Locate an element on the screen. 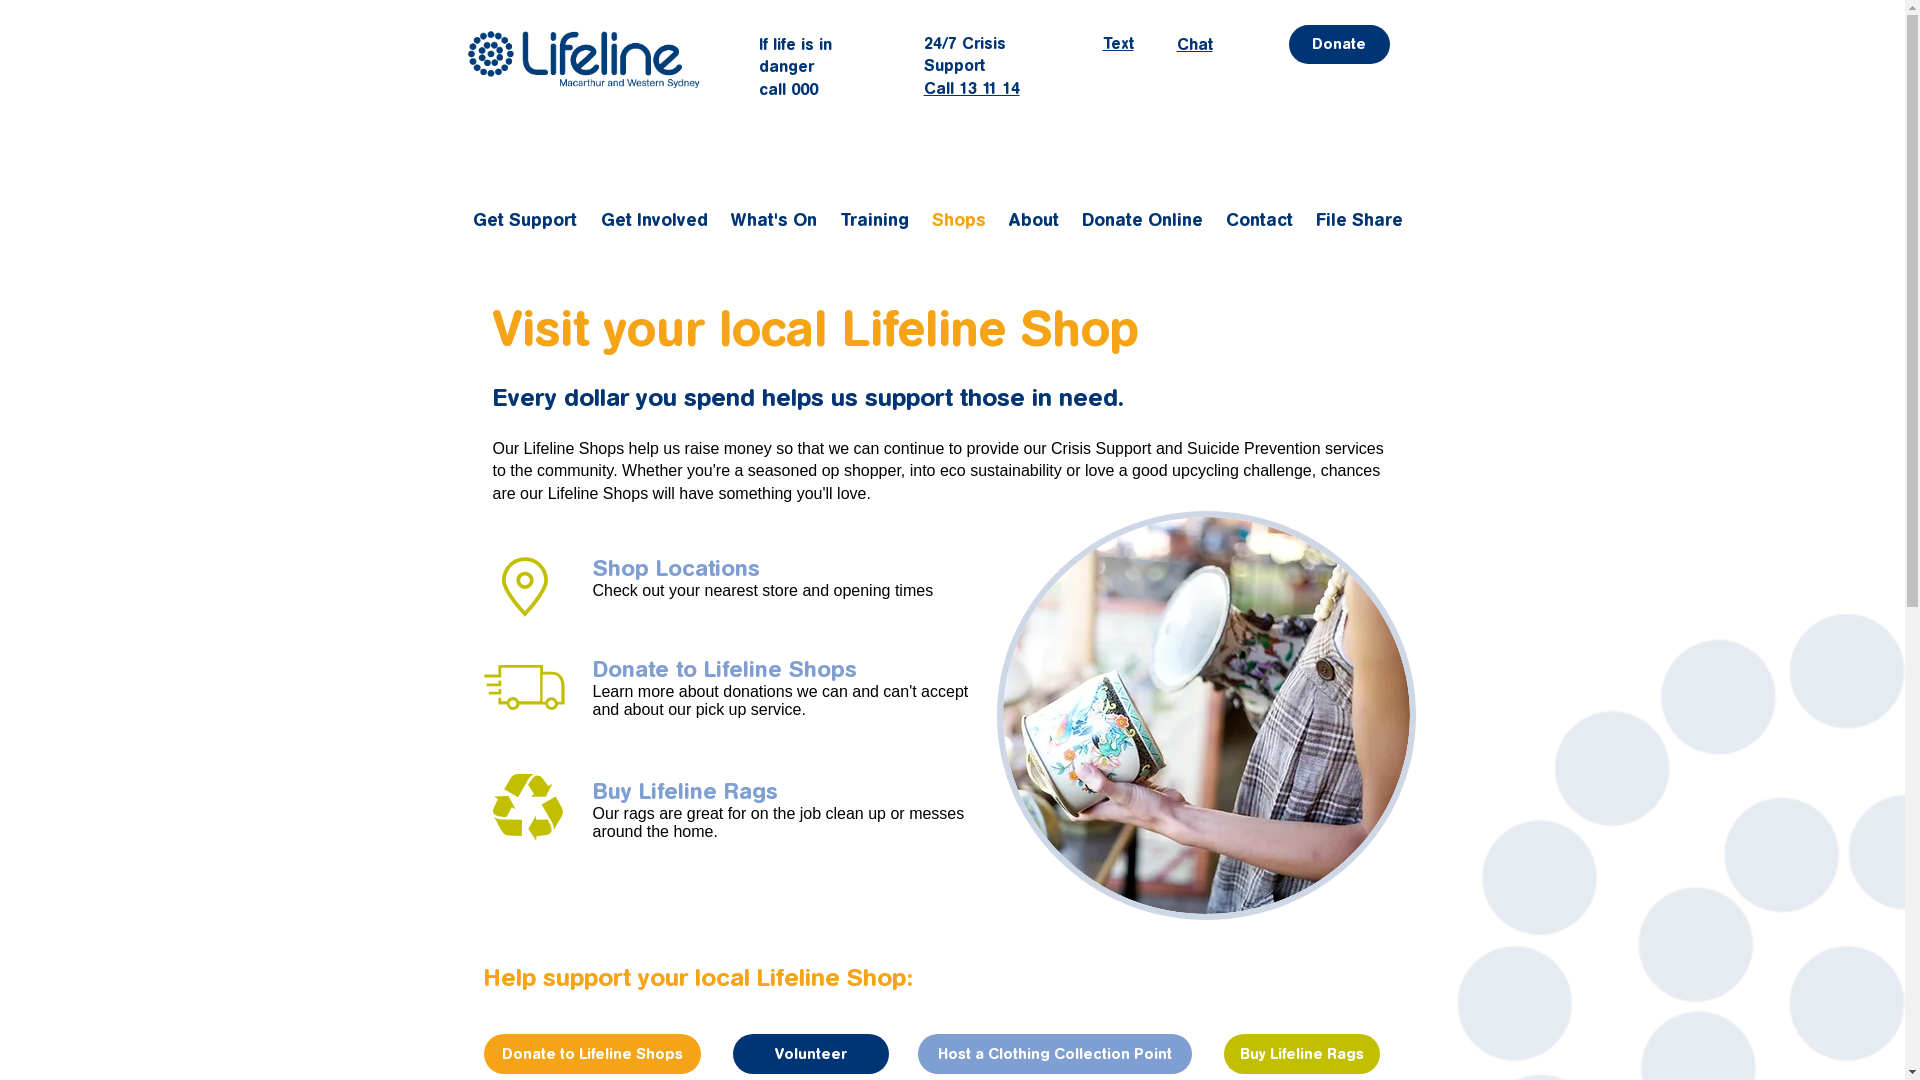 The height and width of the screenshot is (1080, 1920). 'Shop Locations' is located at coordinates (590, 568).